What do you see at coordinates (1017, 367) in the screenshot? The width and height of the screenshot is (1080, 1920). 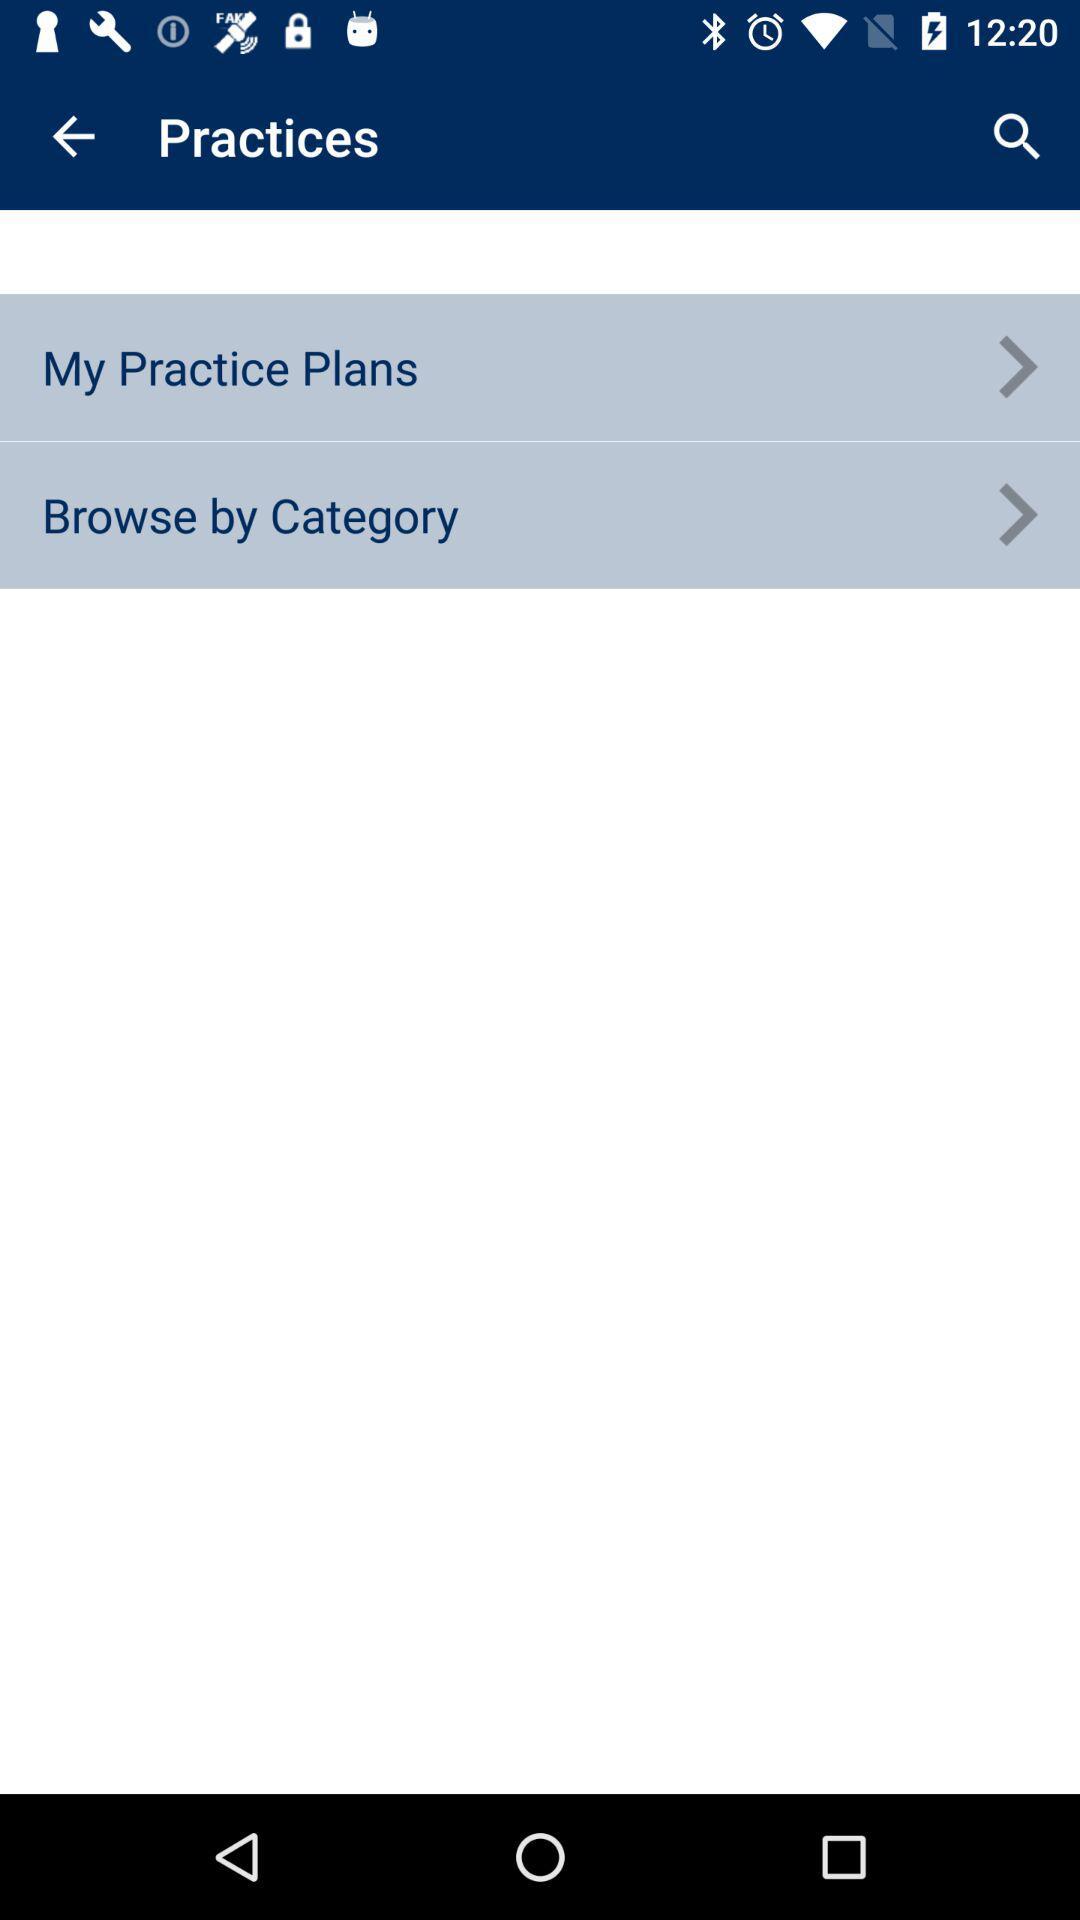 I see `the item next to my practice plans` at bounding box center [1017, 367].